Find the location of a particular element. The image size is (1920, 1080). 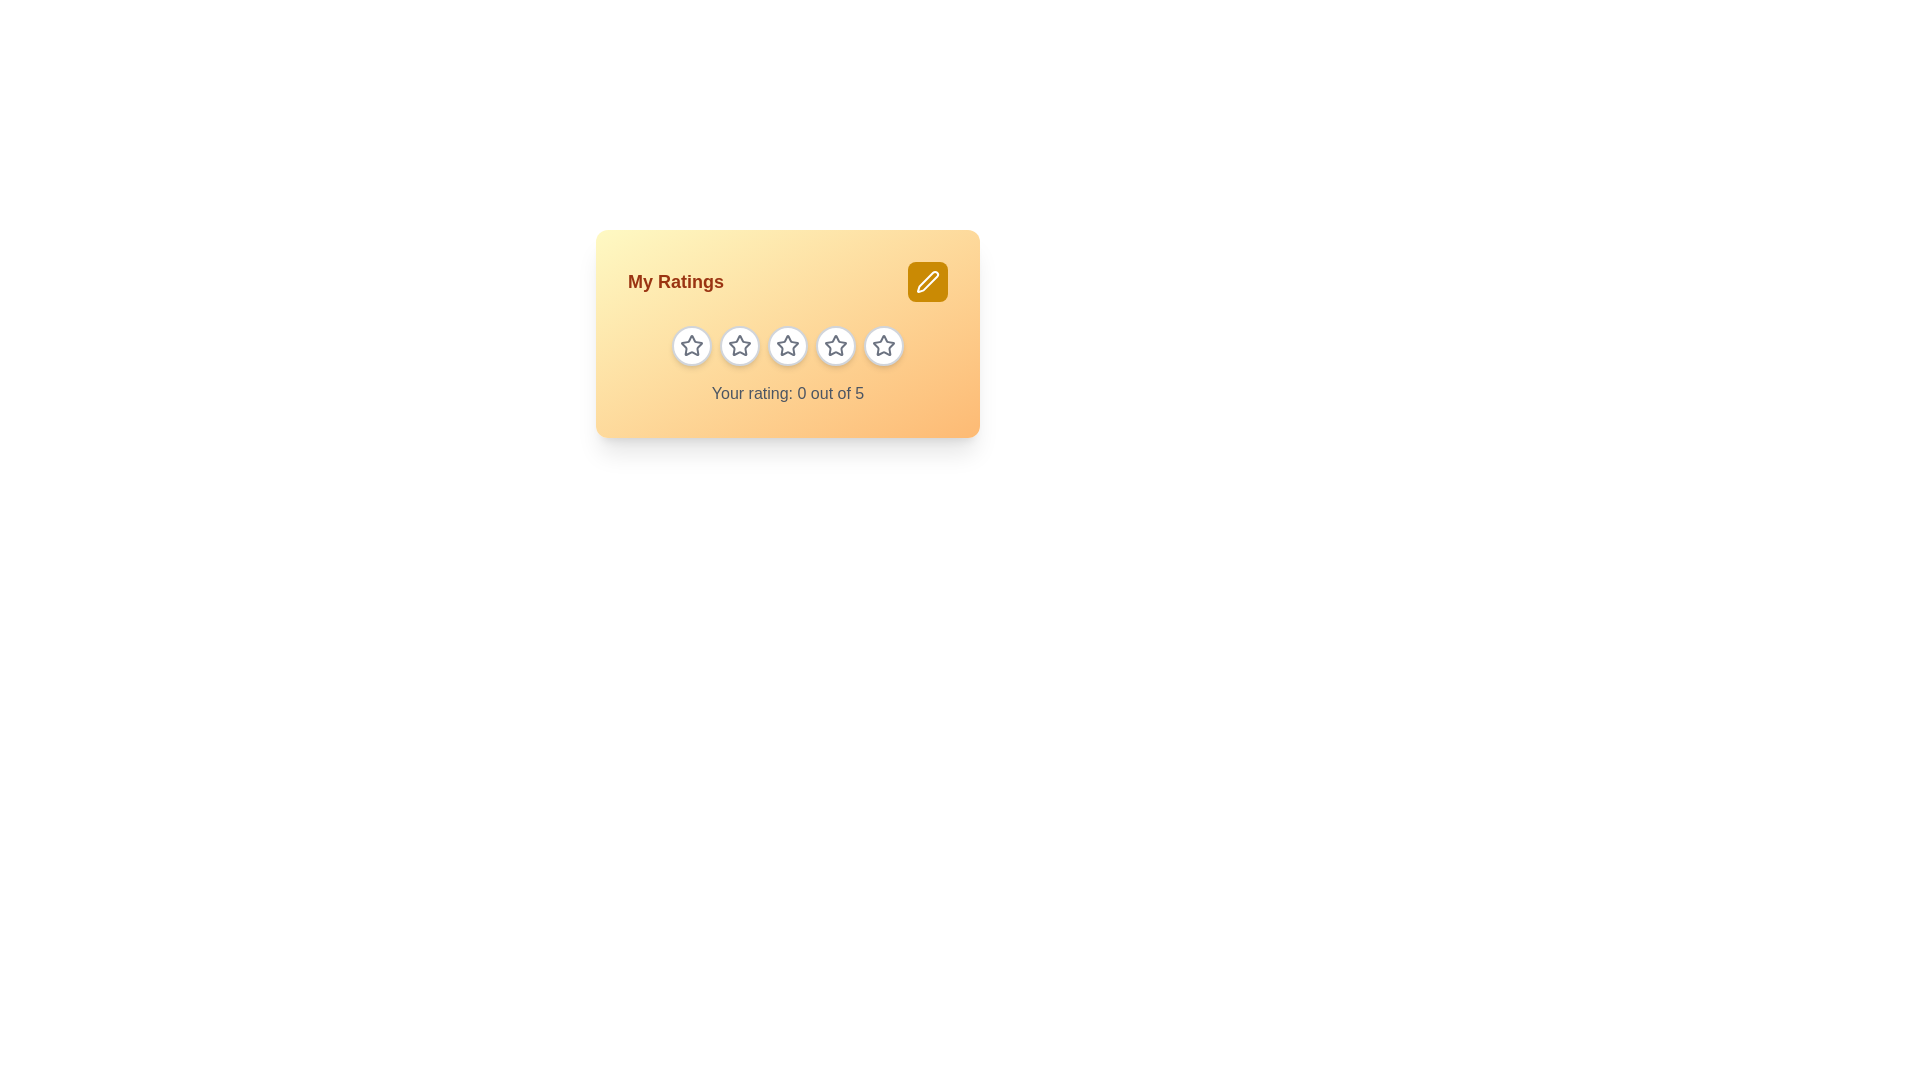

the third circular rating icon below the 'My Ratings' header is located at coordinates (786, 345).